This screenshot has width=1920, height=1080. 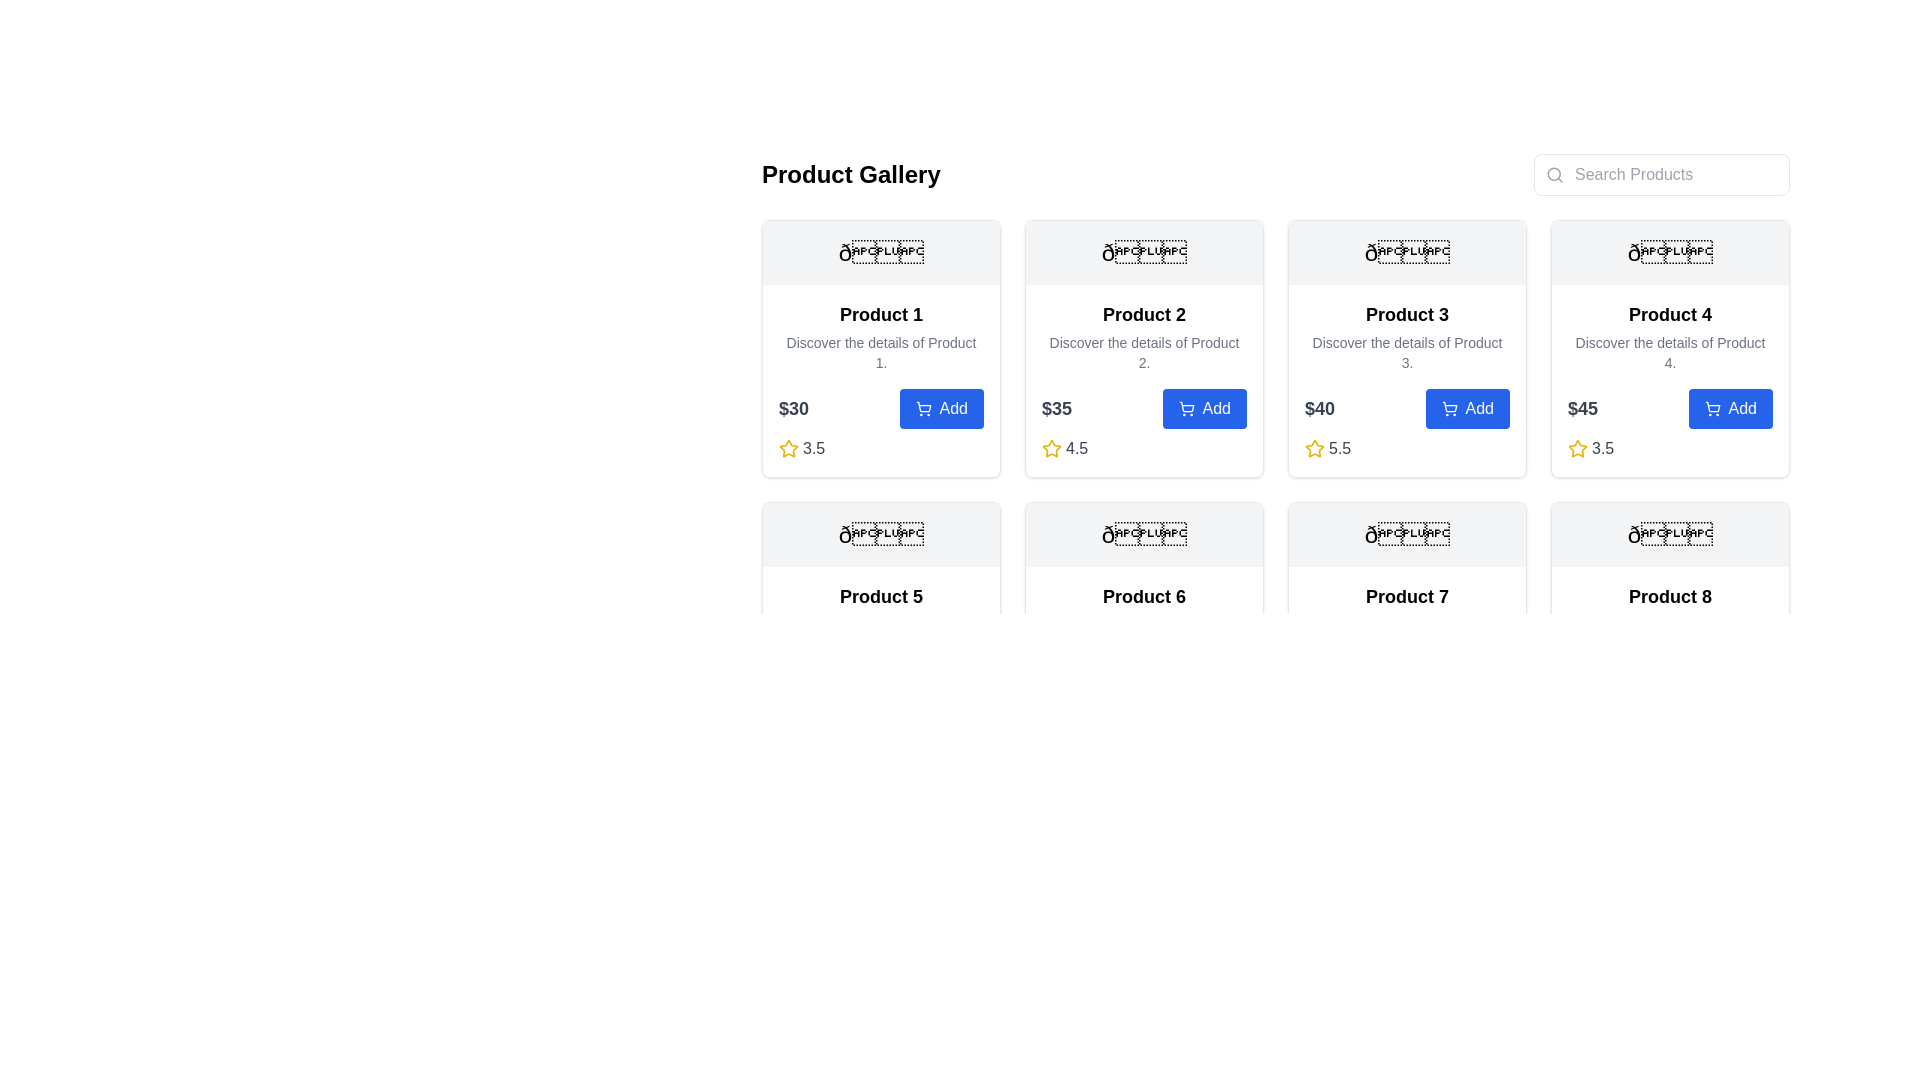 What do you see at coordinates (1670, 534) in the screenshot?
I see `the emoji icon decorative component of Product 8 in the product gallery grid, located at the top of the card` at bounding box center [1670, 534].